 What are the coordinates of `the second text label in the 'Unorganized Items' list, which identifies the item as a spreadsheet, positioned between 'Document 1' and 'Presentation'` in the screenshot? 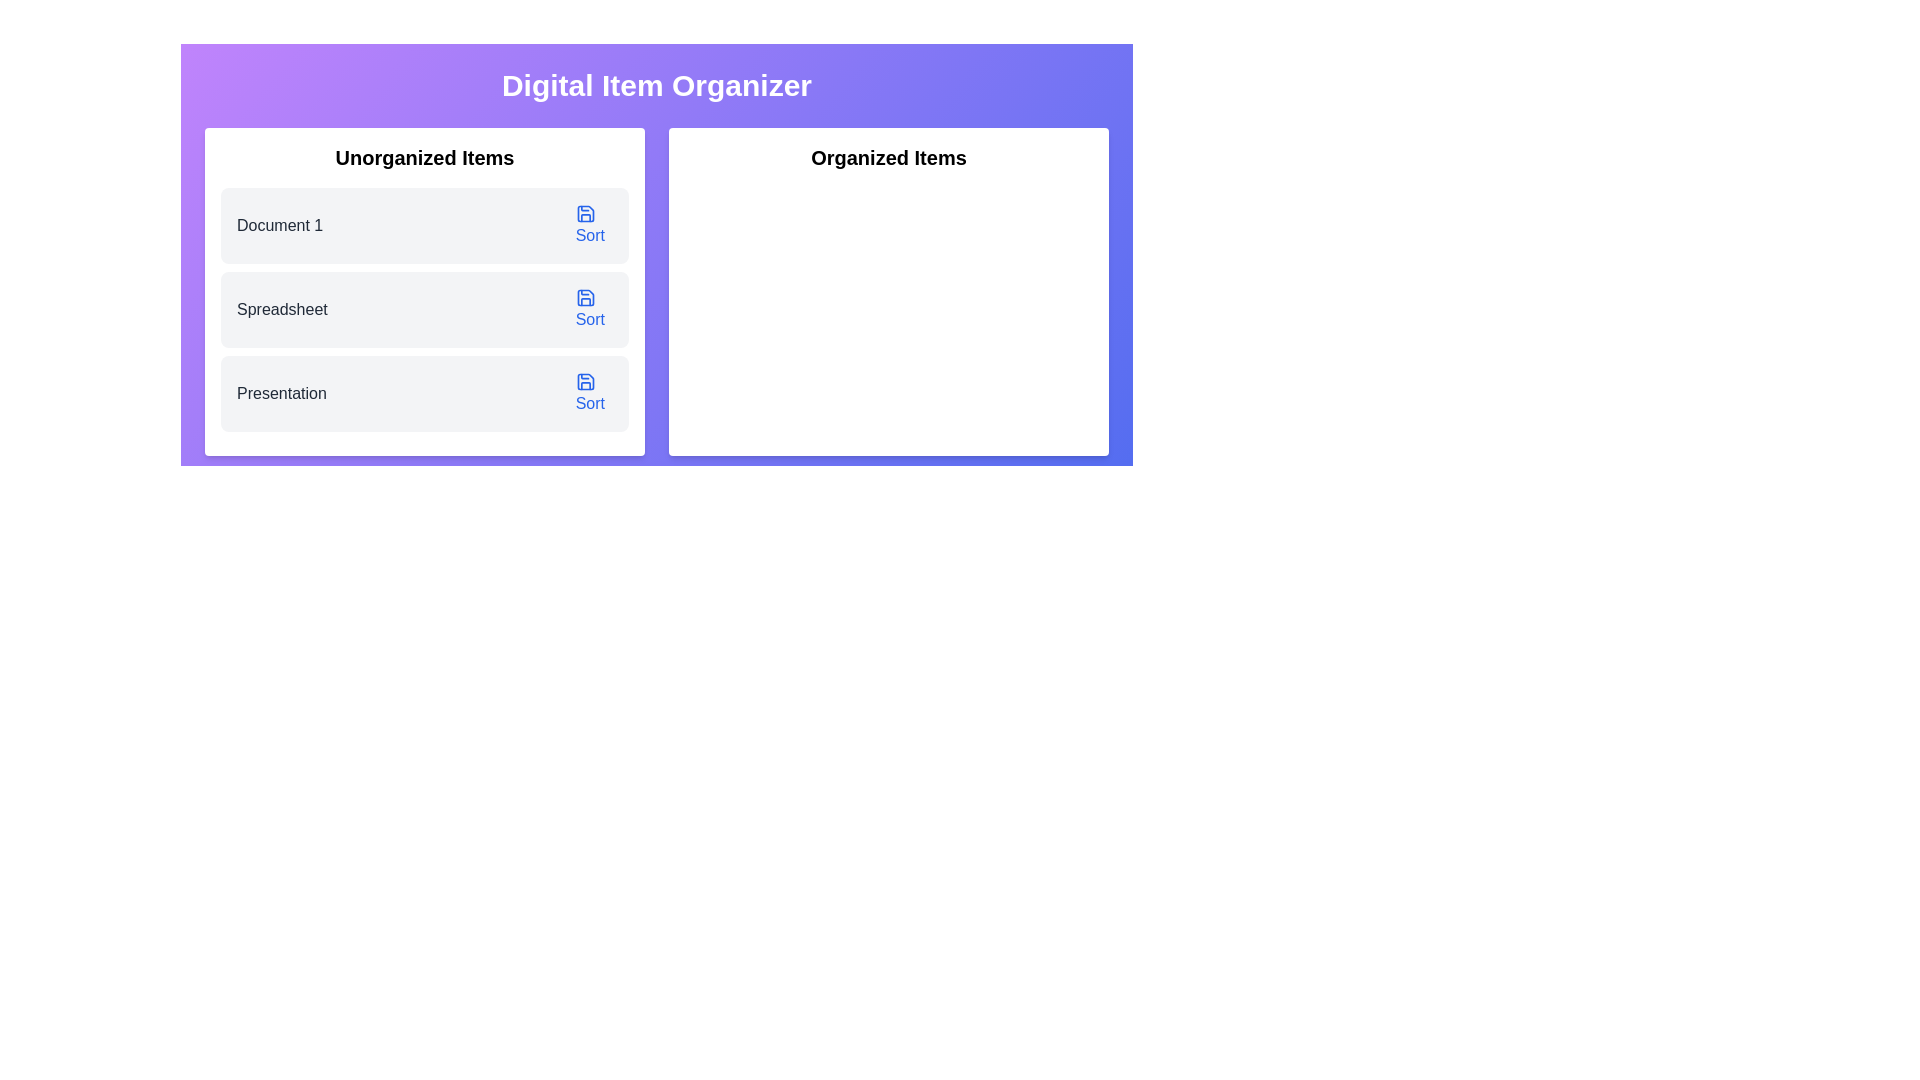 It's located at (281, 309).